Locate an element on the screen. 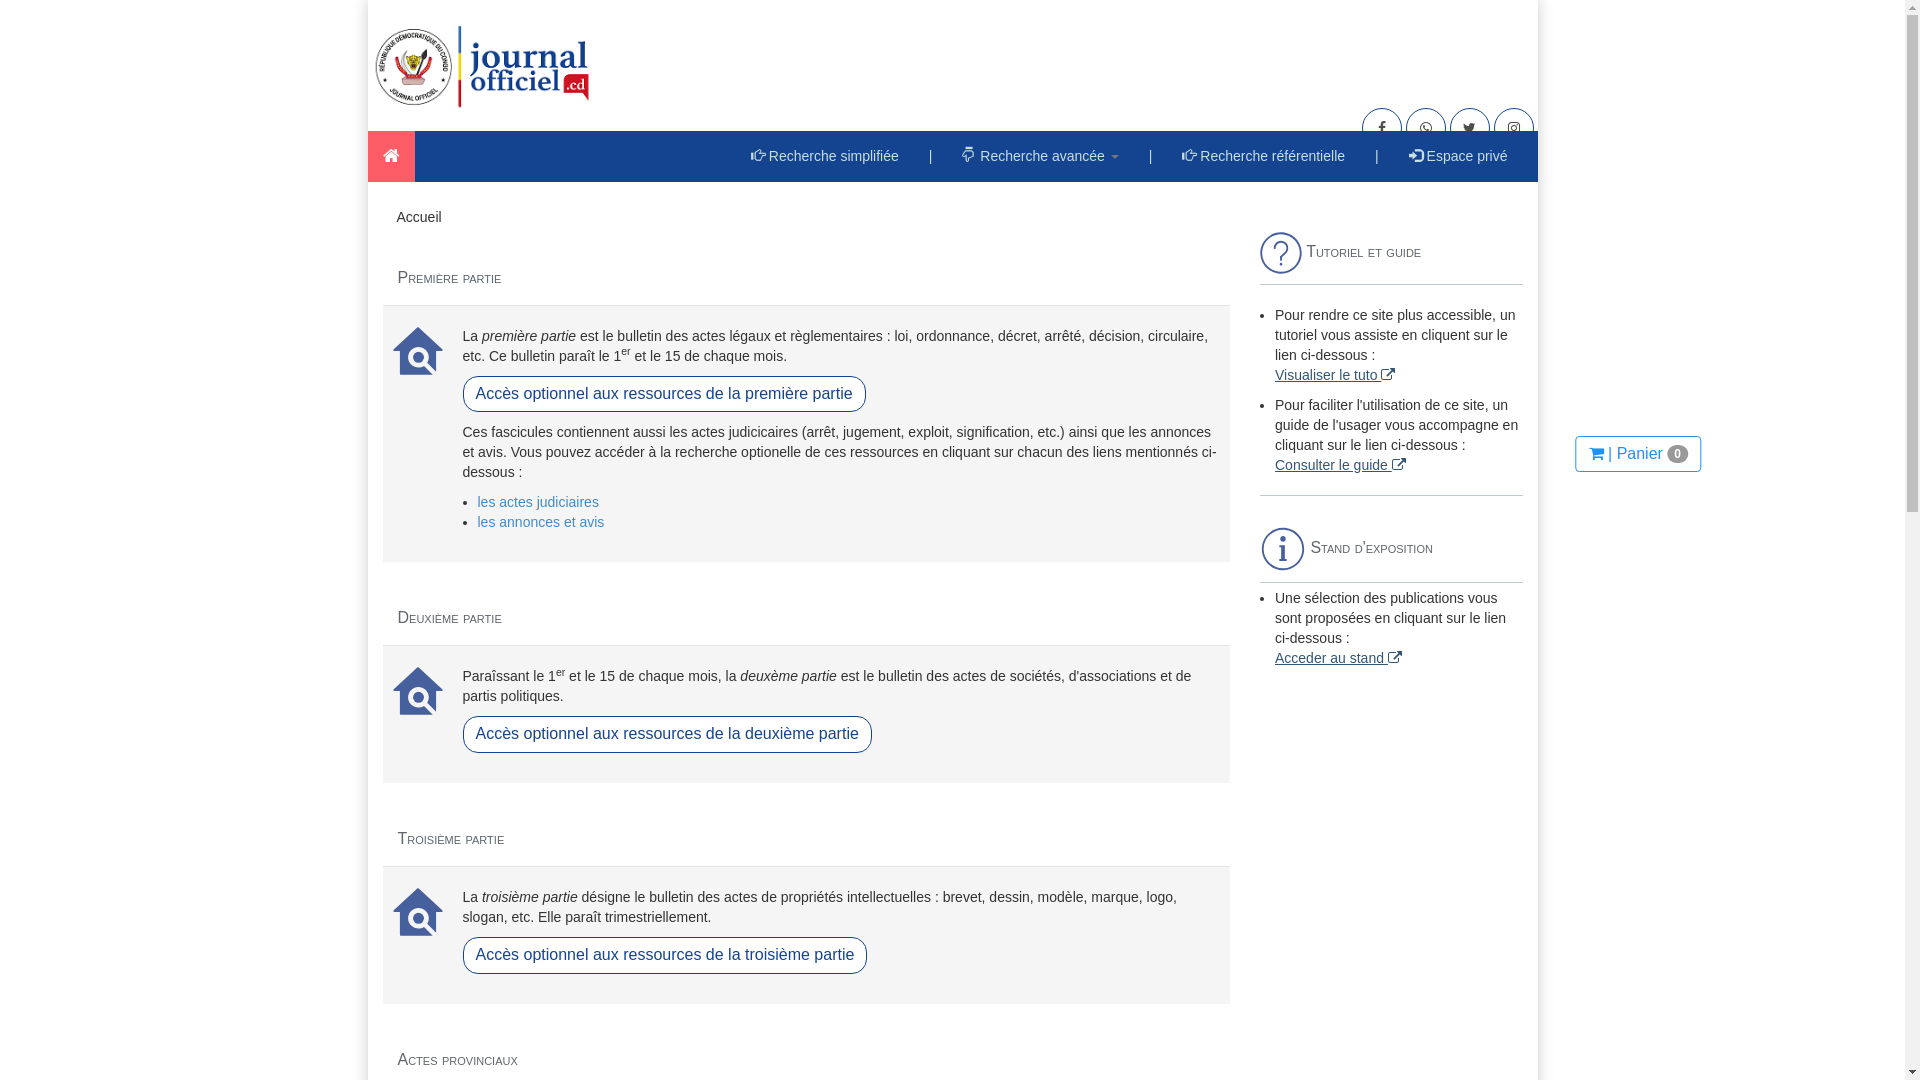 Image resolution: width=1920 pixels, height=1080 pixels. 'Acceder au stand' is located at coordinates (1274, 658).